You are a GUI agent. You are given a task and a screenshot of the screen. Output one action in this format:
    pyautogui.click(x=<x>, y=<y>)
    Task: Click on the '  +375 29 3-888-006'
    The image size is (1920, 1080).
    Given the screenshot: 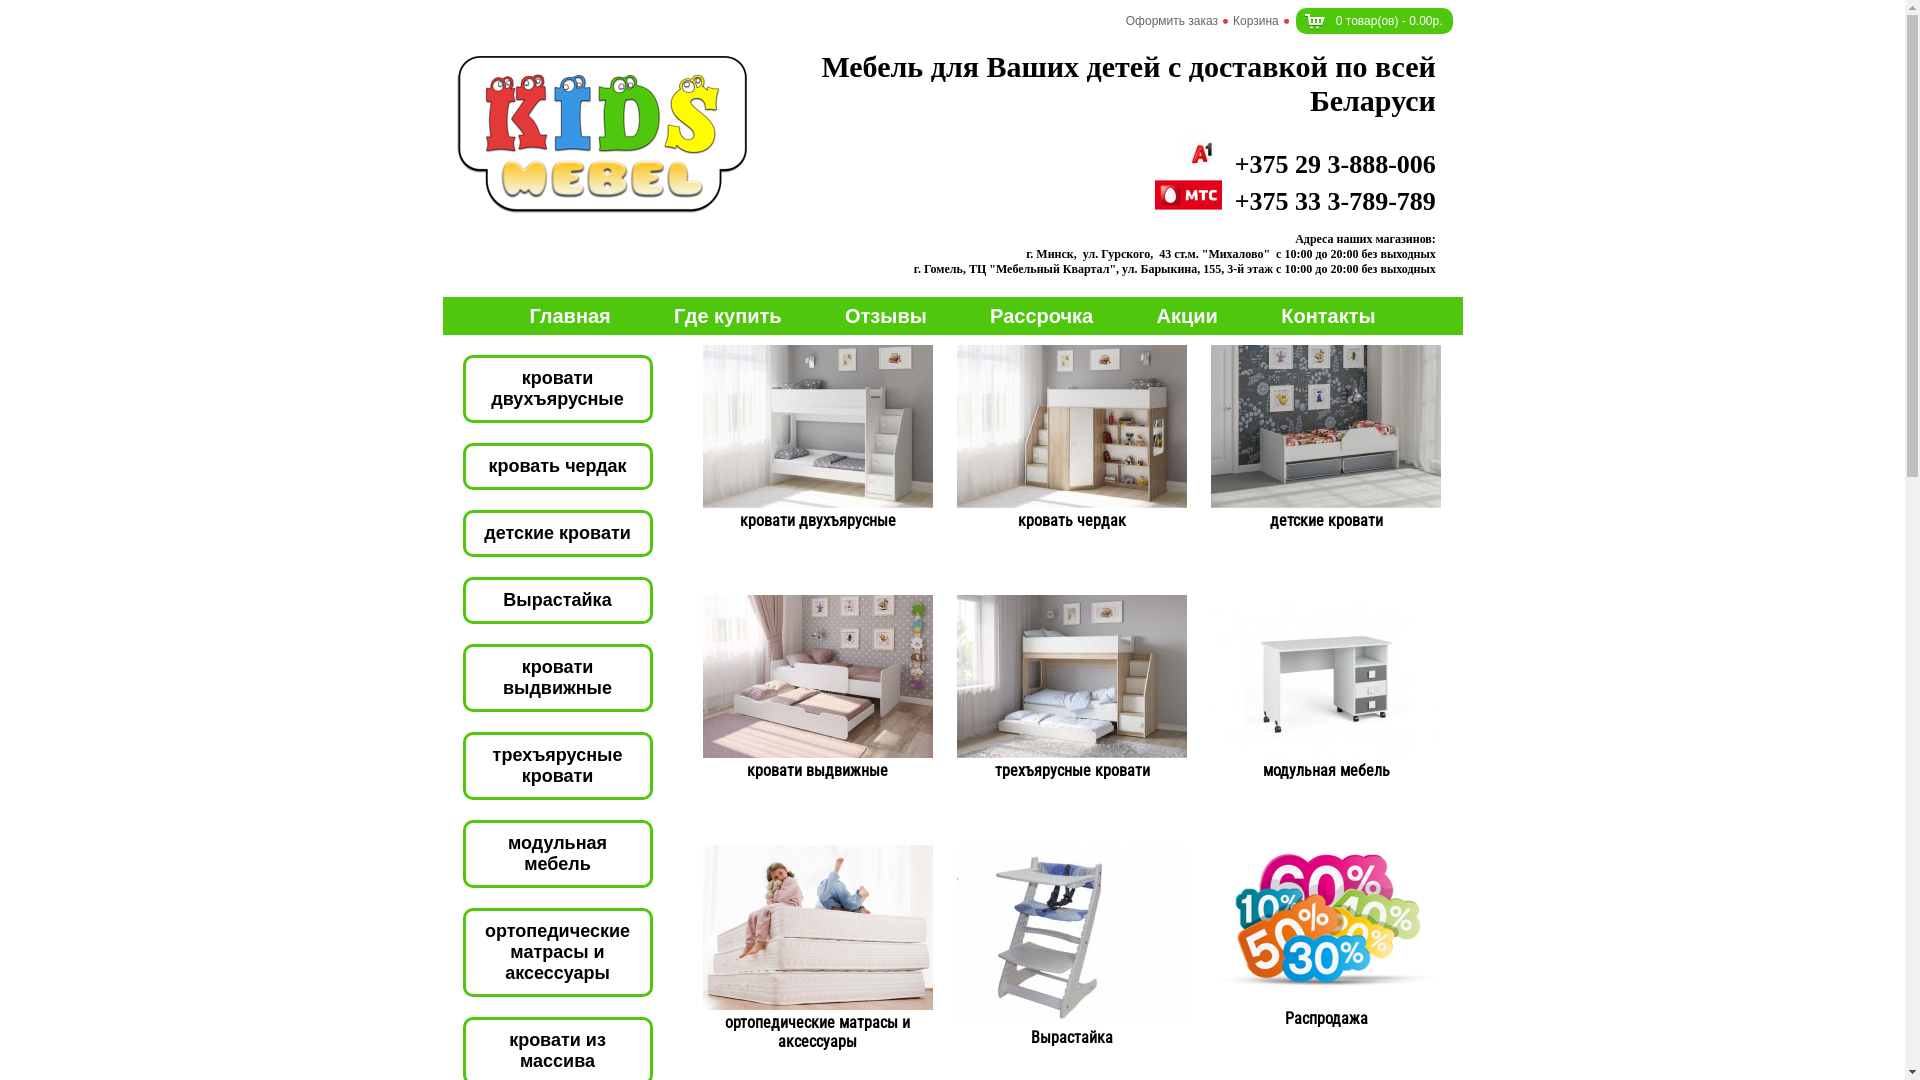 What is the action you would take?
    pyautogui.click(x=1309, y=163)
    